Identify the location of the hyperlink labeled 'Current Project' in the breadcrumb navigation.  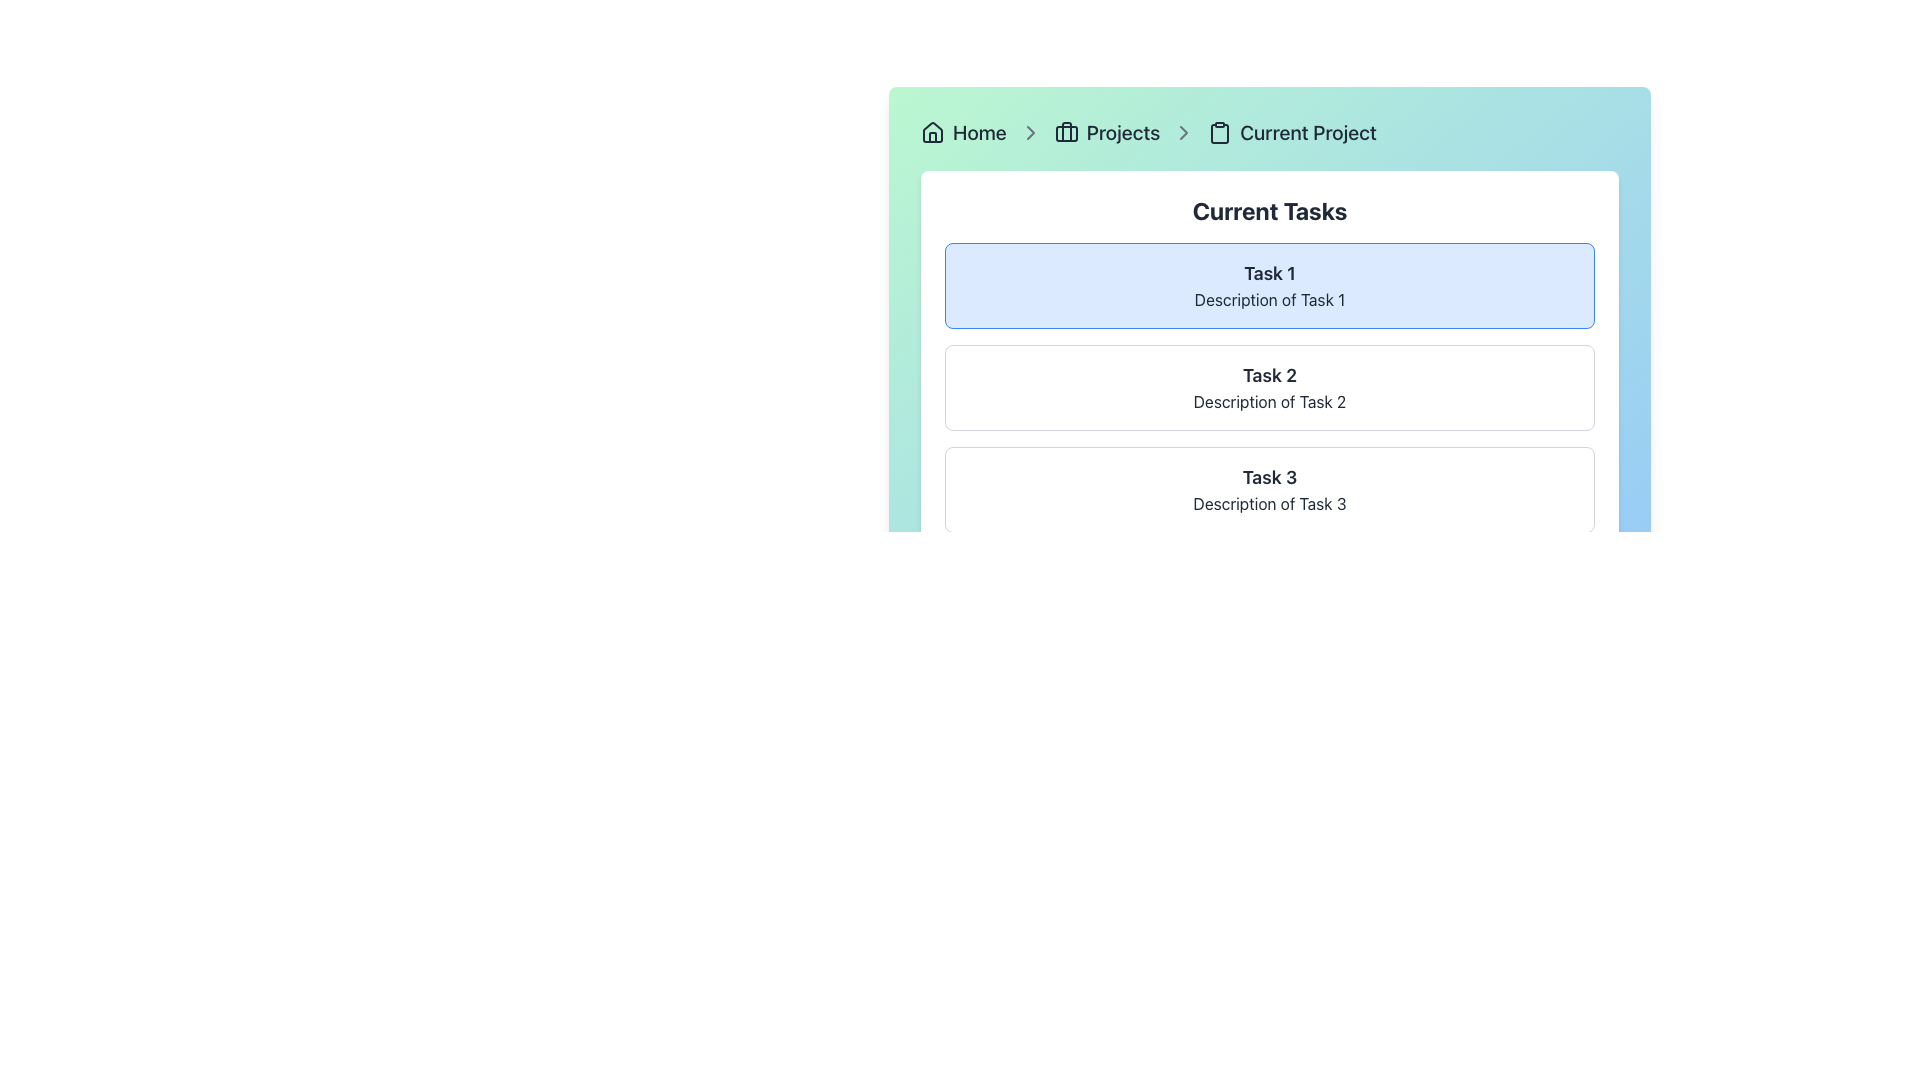
(1308, 132).